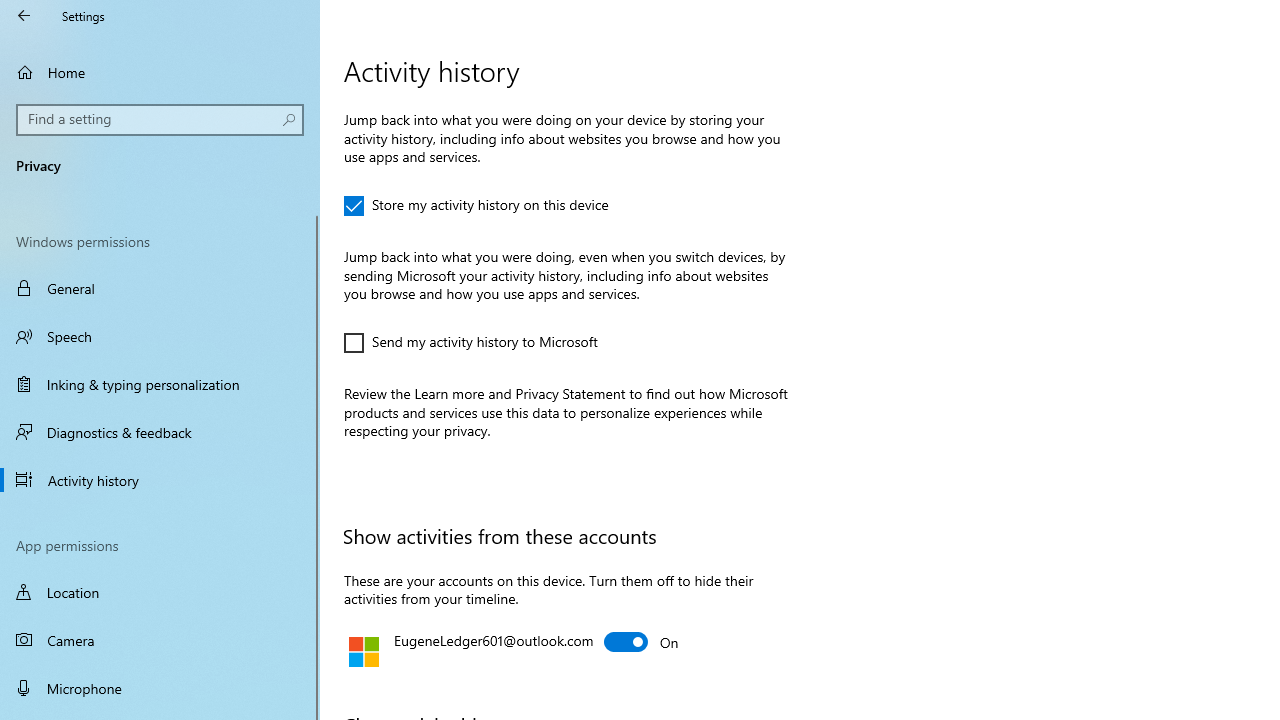 The height and width of the screenshot is (720, 1280). What do you see at coordinates (475, 205) in the screenshot?
I see `'Store my activity history on this device'` at bounding box center [475, 205].